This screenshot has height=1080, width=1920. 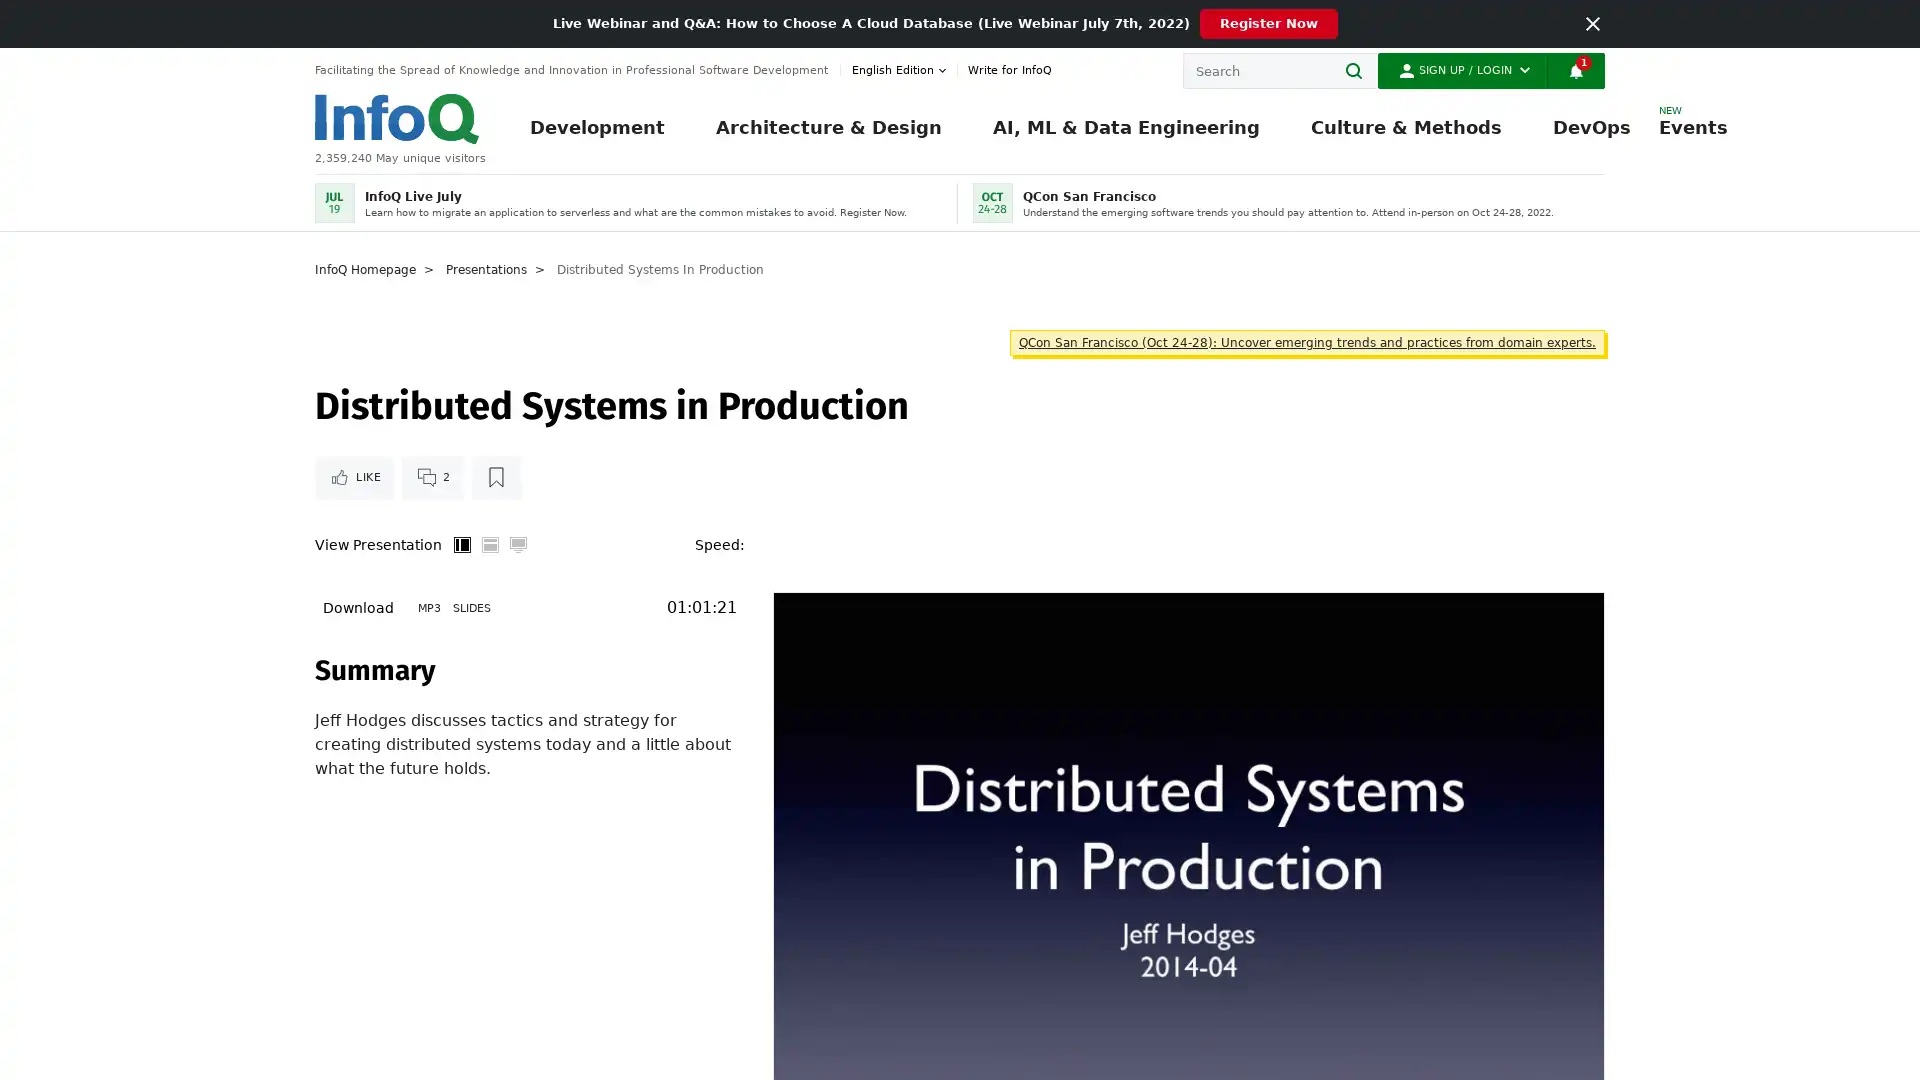 I want to click on Search, so click(x=1359, y=69).